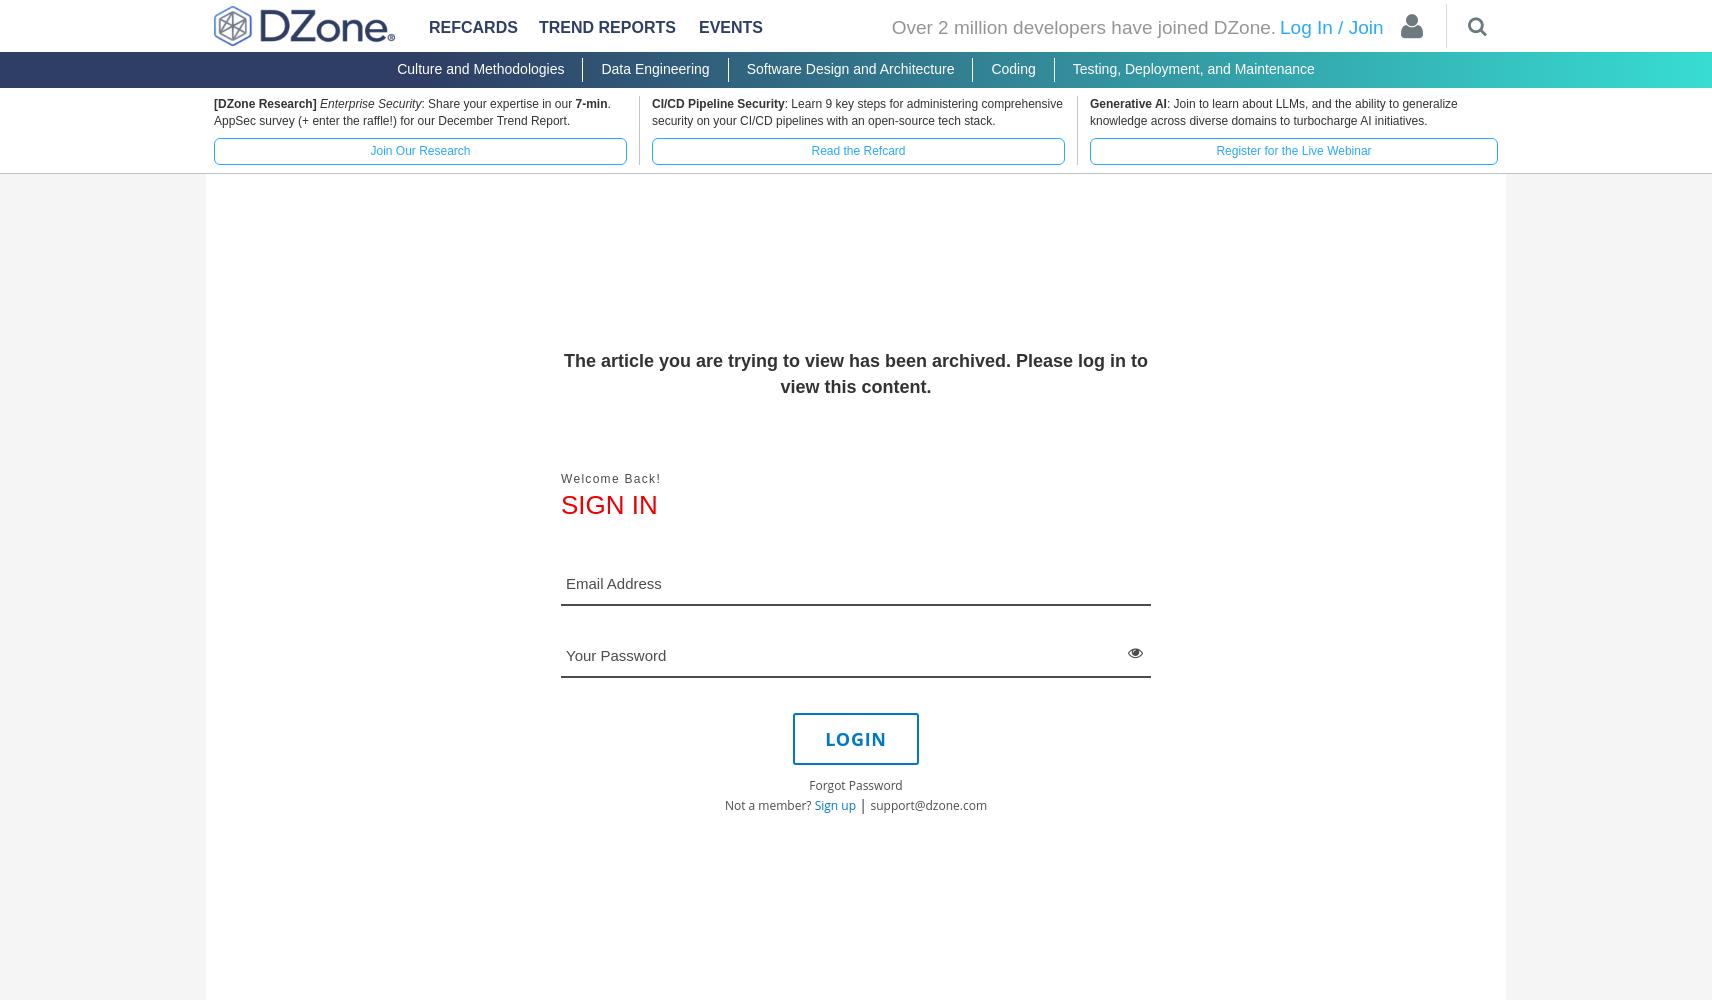 Image resolution: width=1712 pixels, height=1000 pixels. What do you see at coordinates (419, 151) in the screenshot?
I see `'Join Our Research'` at bounding box center [419, 151].